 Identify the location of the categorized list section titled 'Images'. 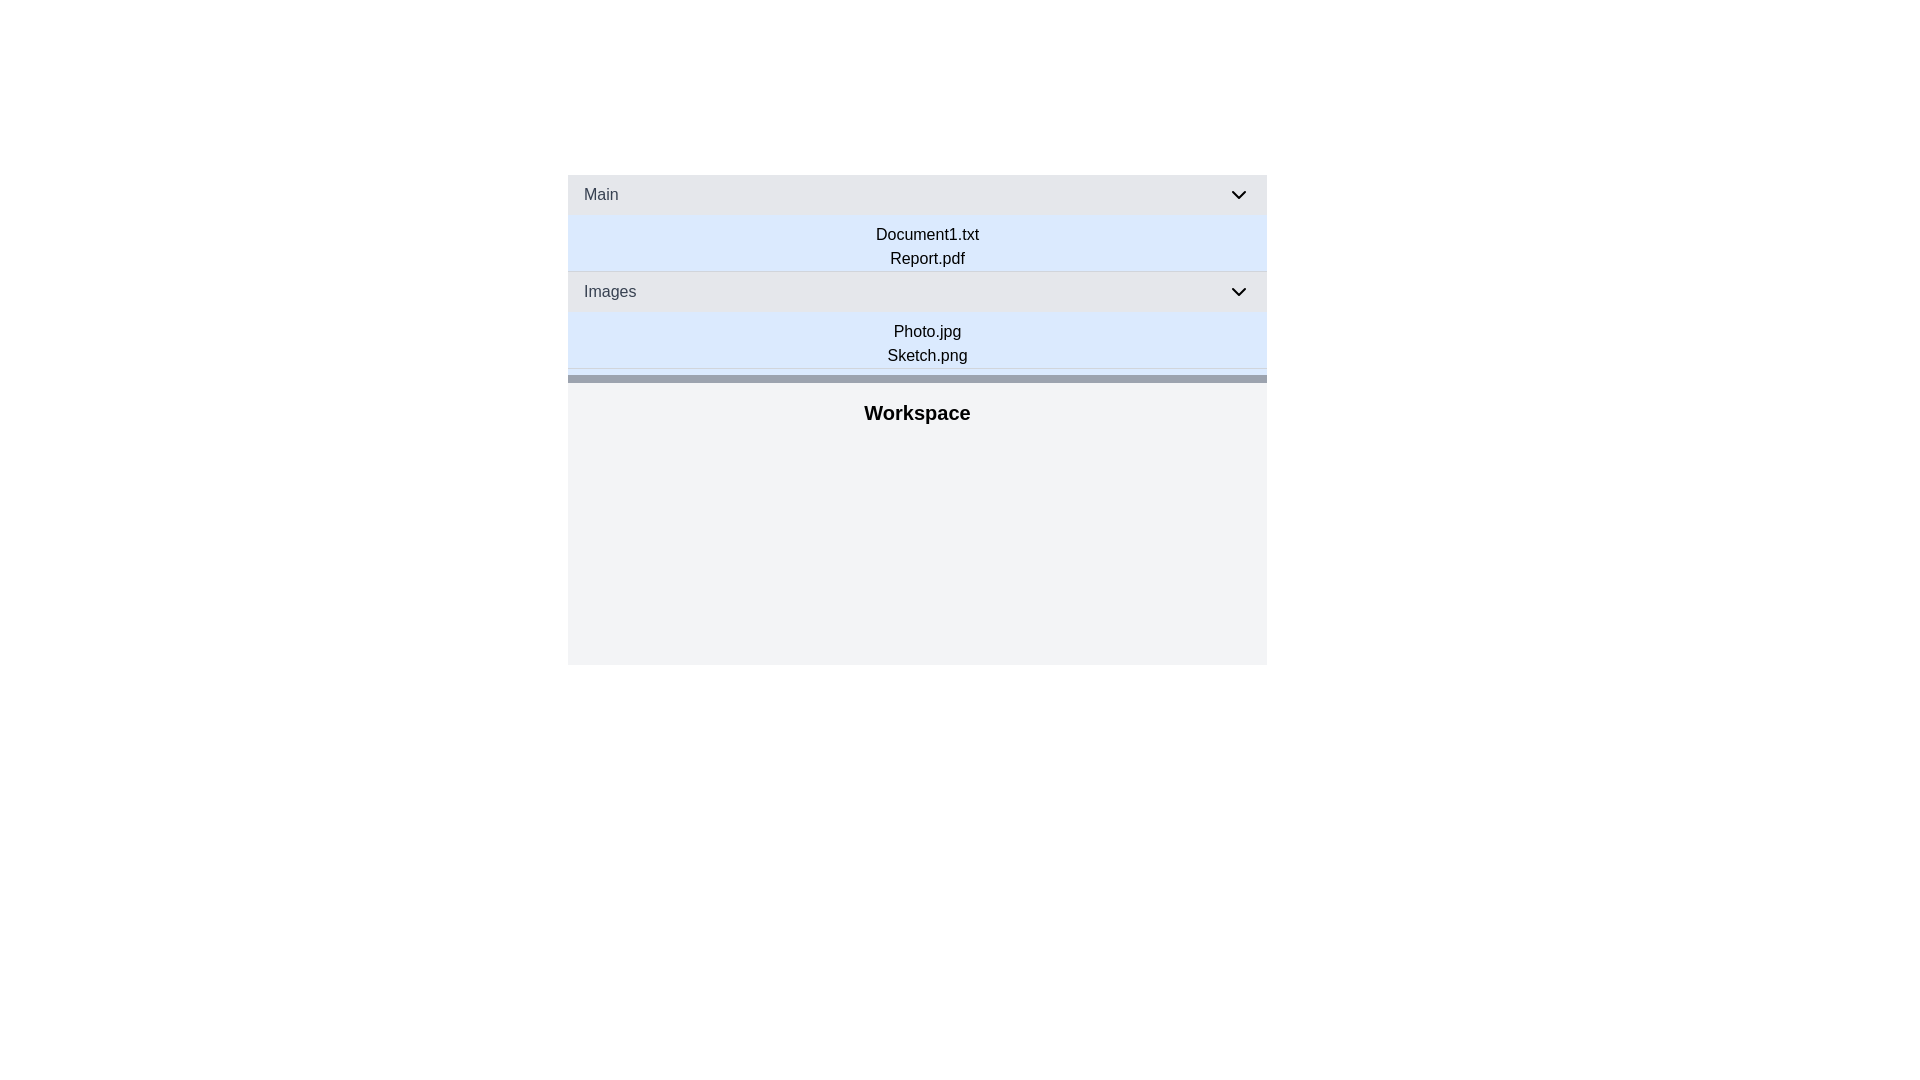
(916, 319).